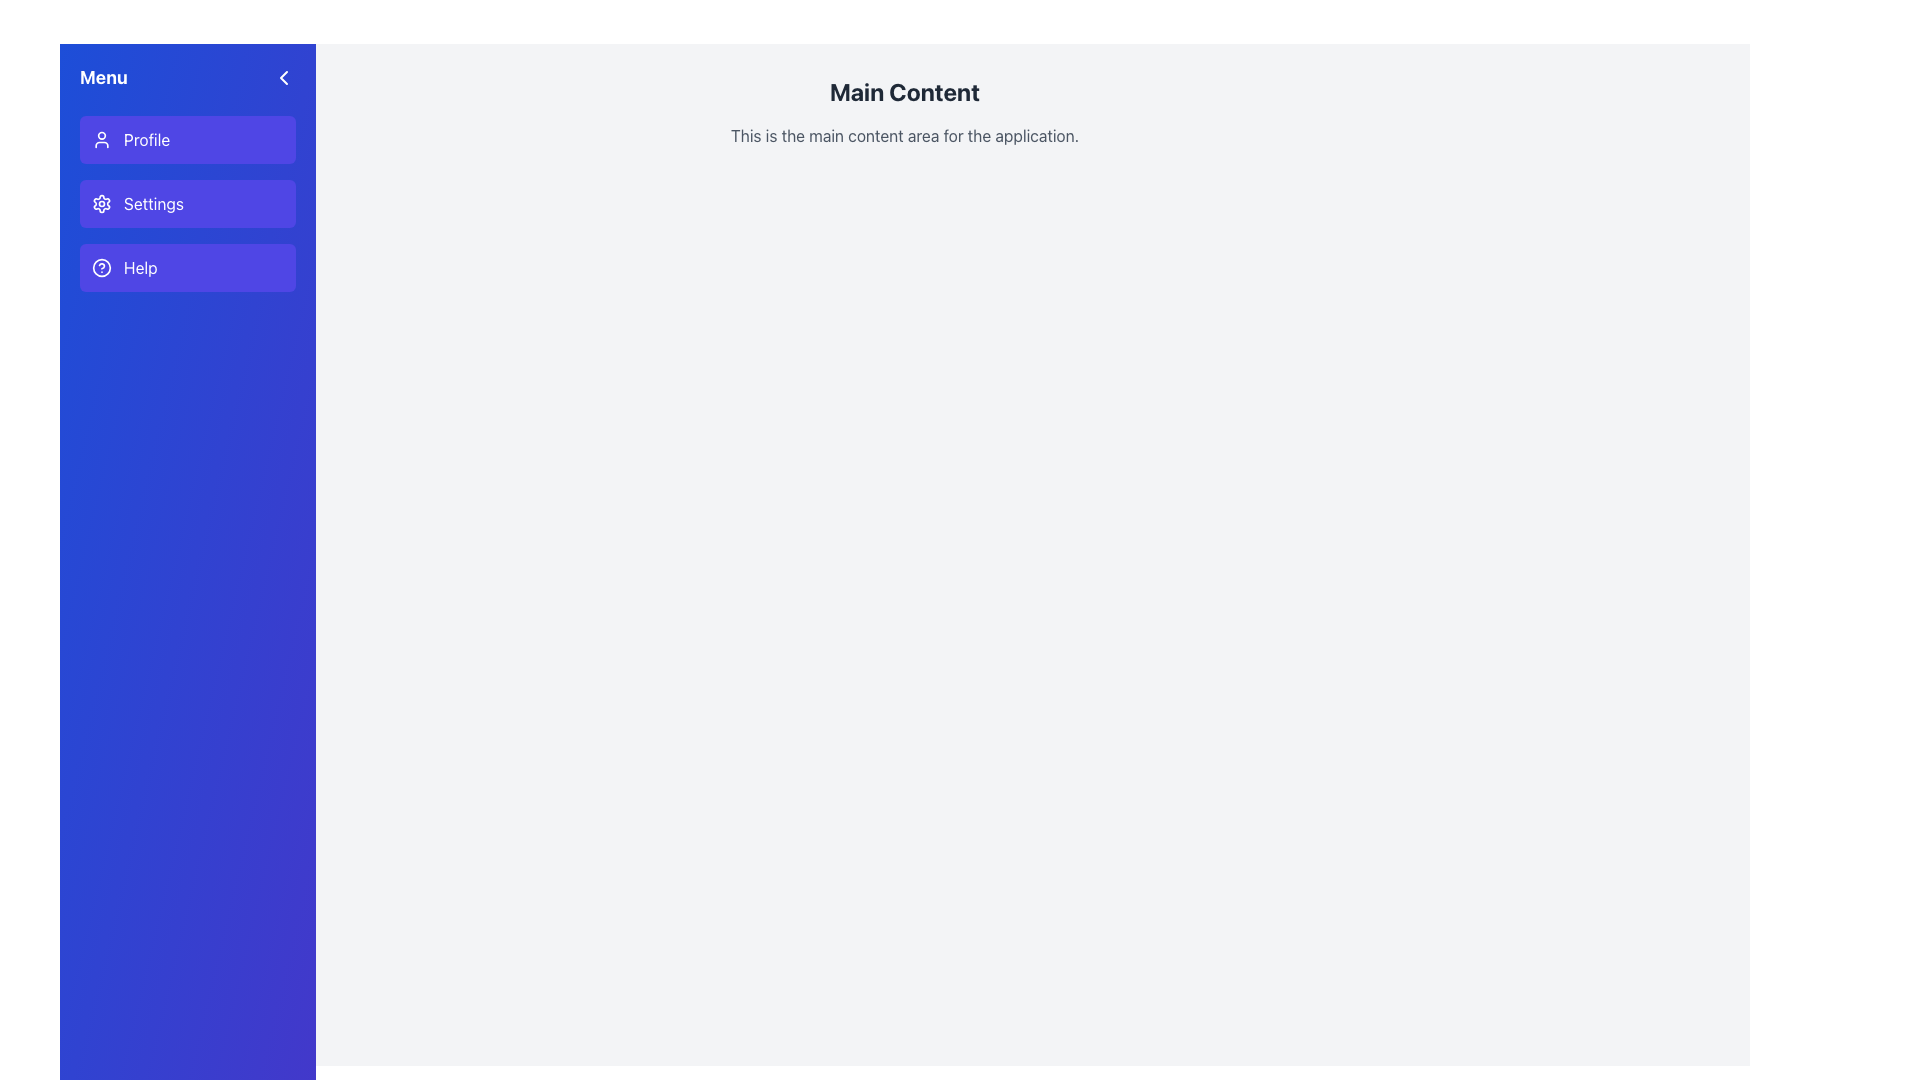 This screenshot has height=1080, width=1920. I want to click on the 'Menu' header element with the arrow icon located at the top of the sidebar menu, so click(187, 76).